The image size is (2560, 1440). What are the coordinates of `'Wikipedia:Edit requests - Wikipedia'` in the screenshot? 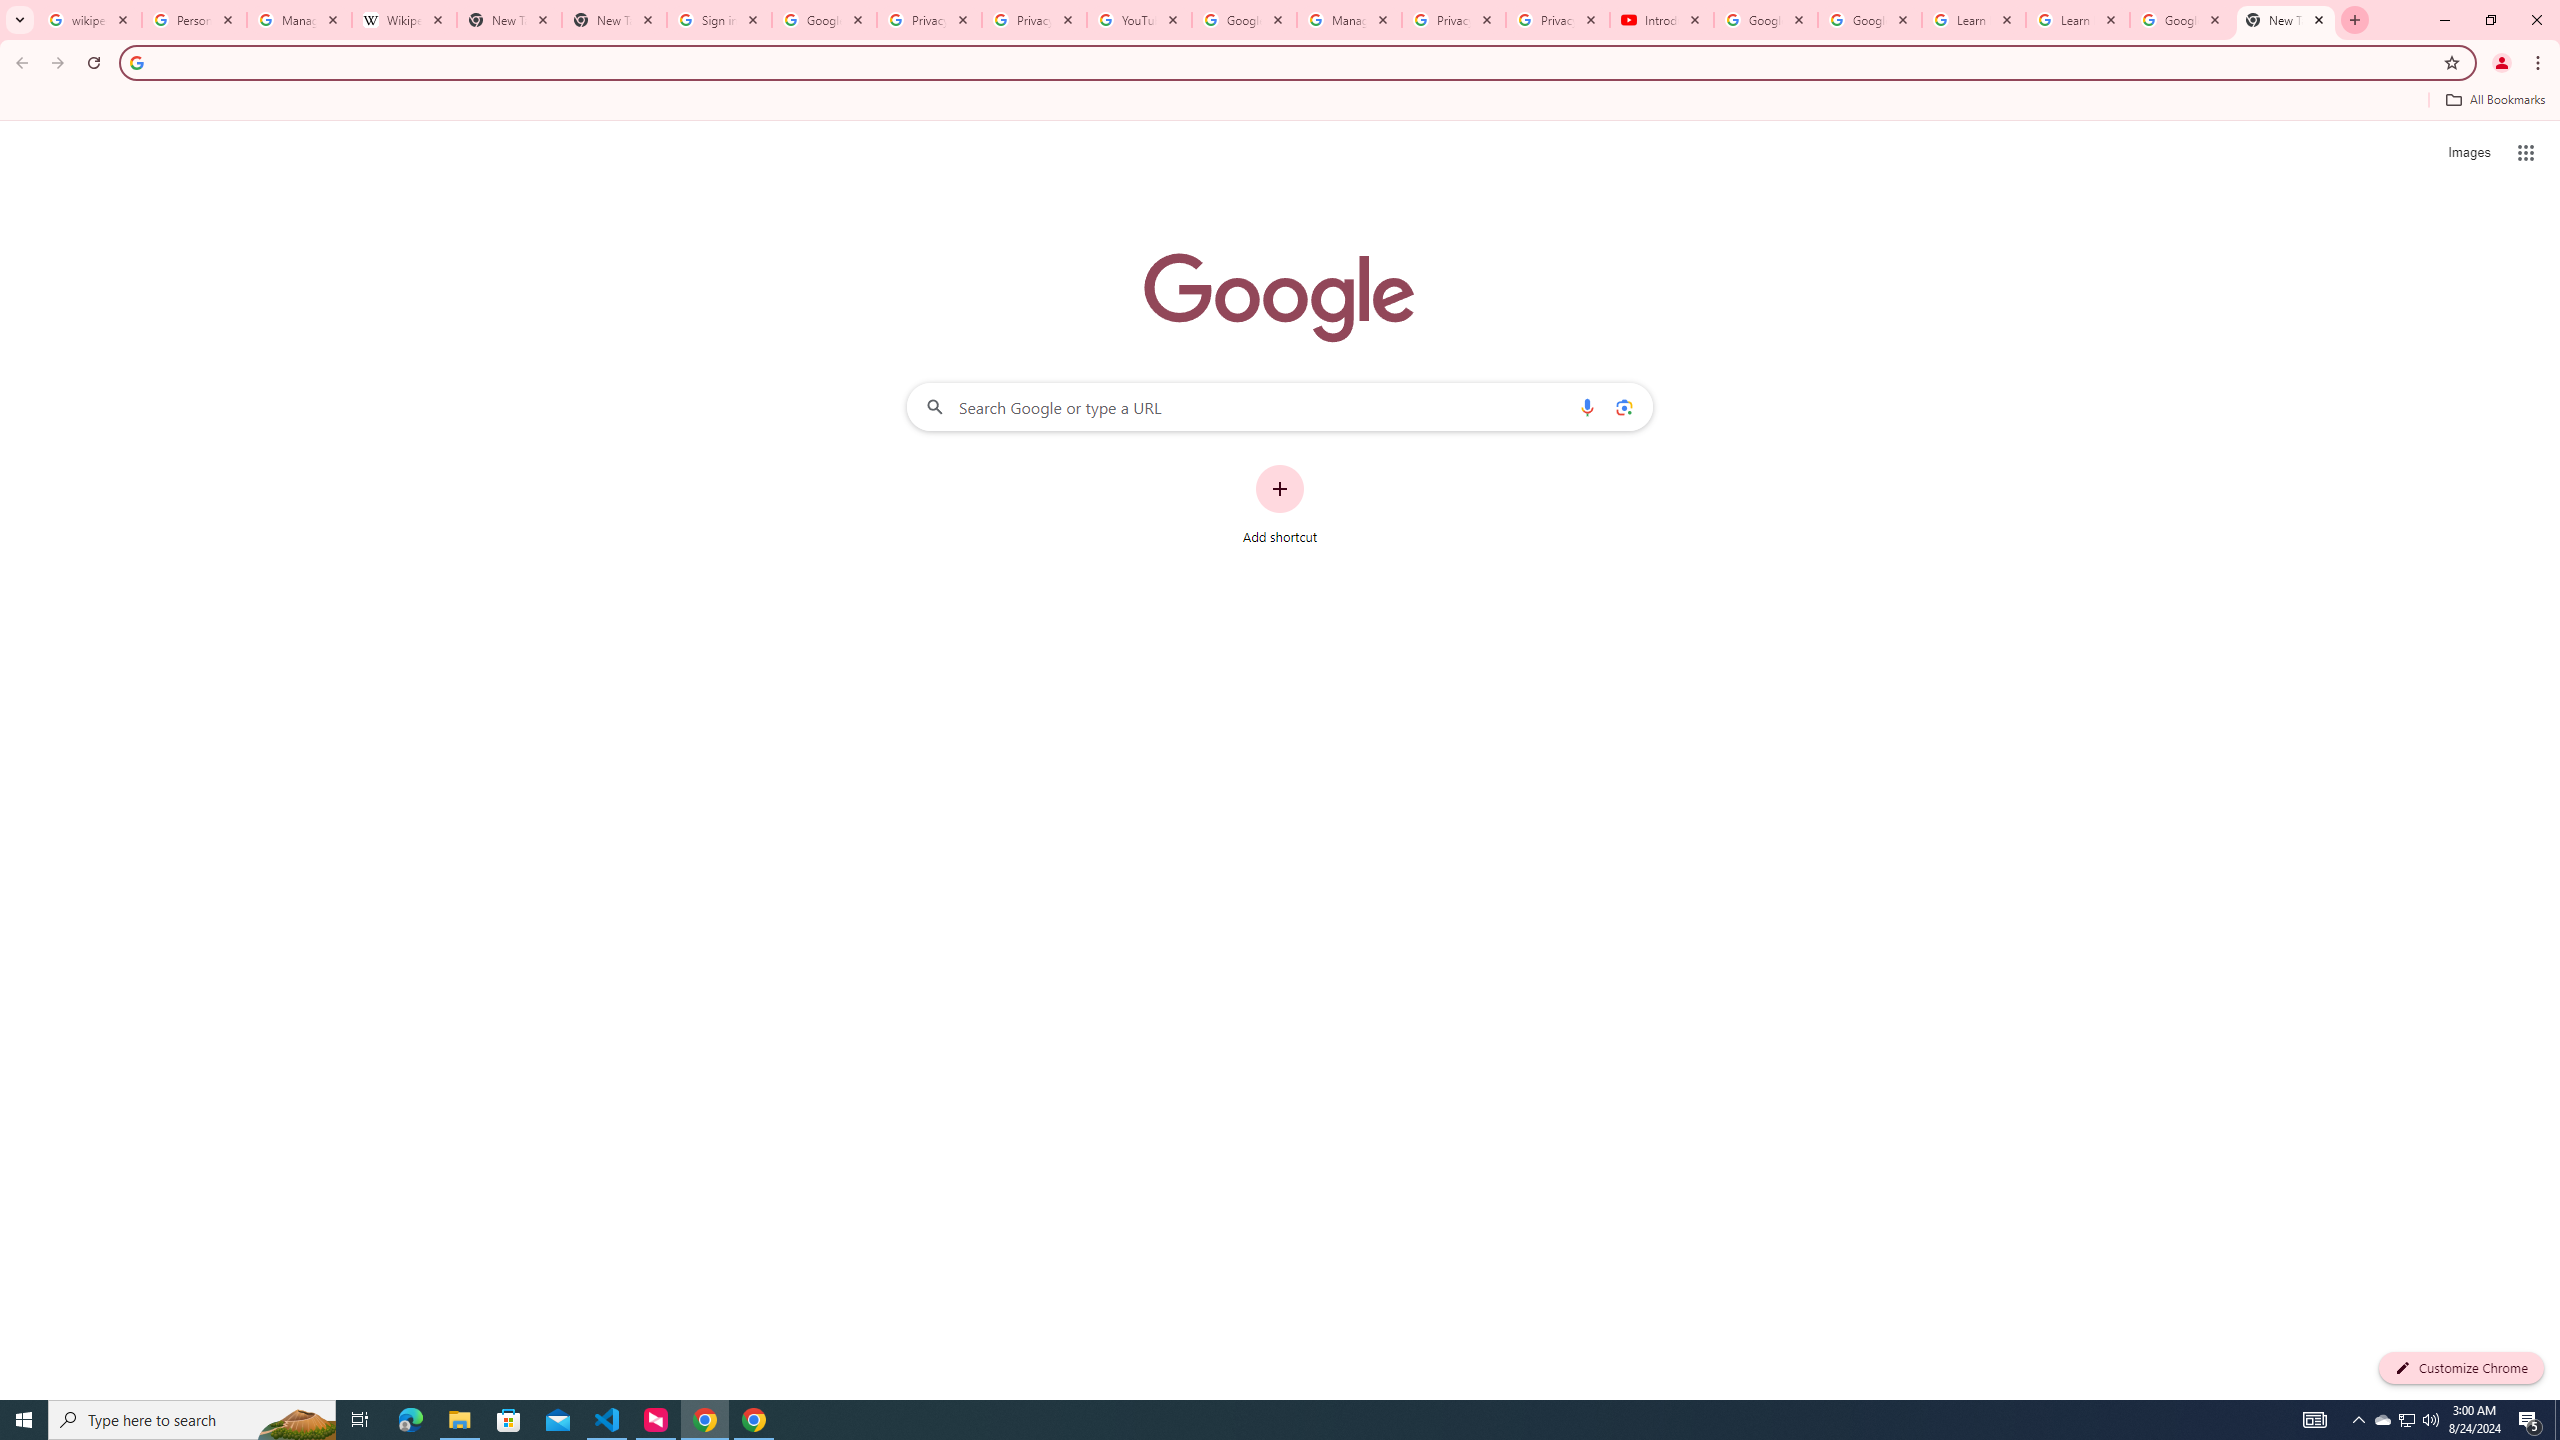 It's located at (403, 19).